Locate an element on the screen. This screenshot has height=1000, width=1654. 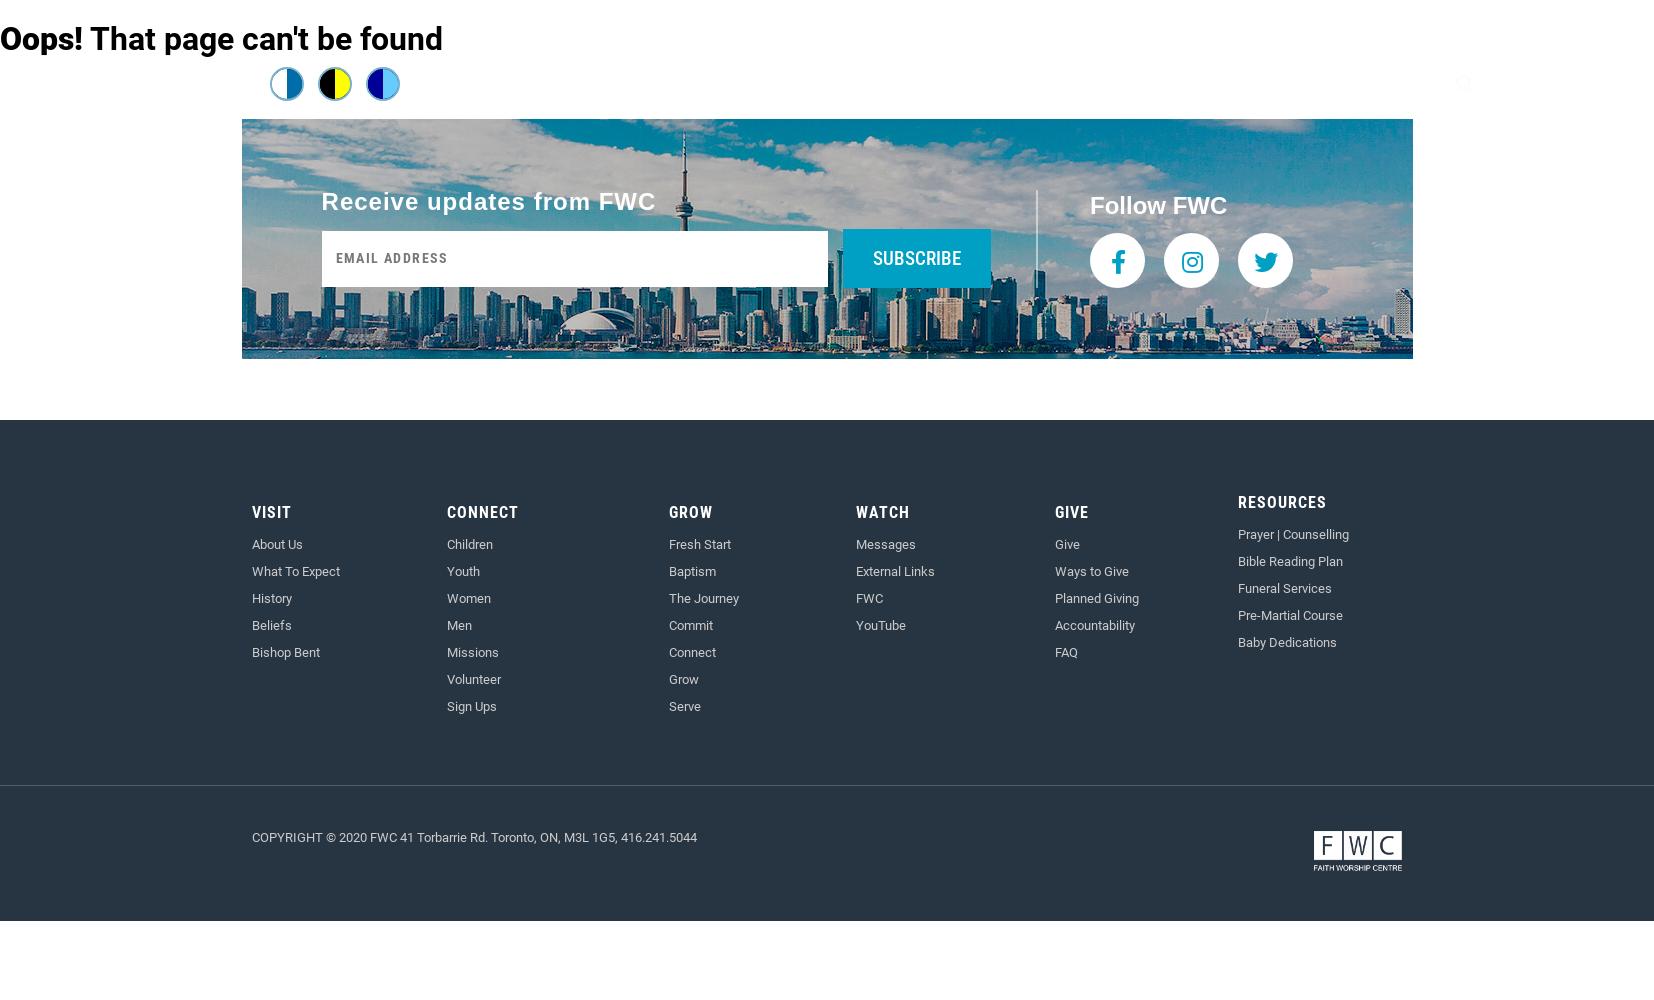
'Visit' is located at coordinates (270, 512).